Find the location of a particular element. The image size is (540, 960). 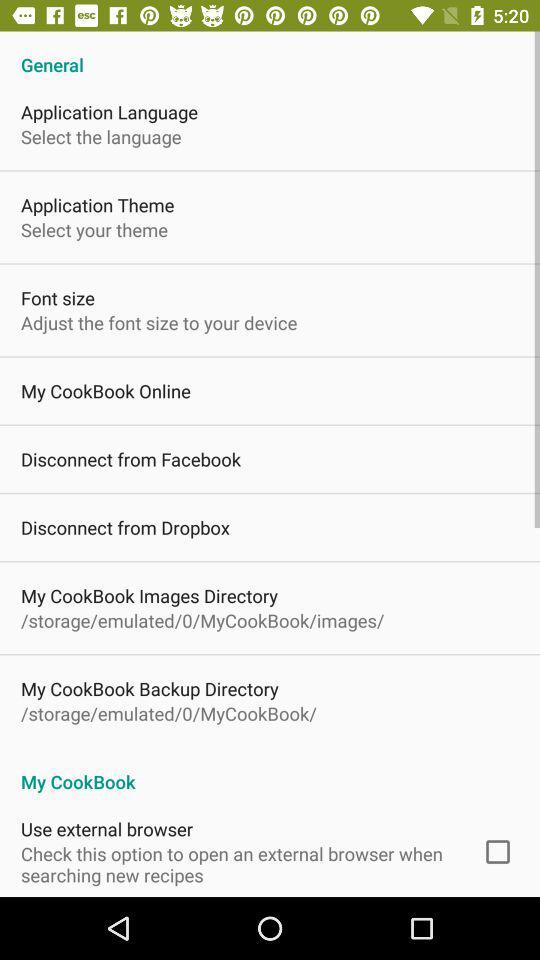

app below the general is located at coordinates (109, 112).